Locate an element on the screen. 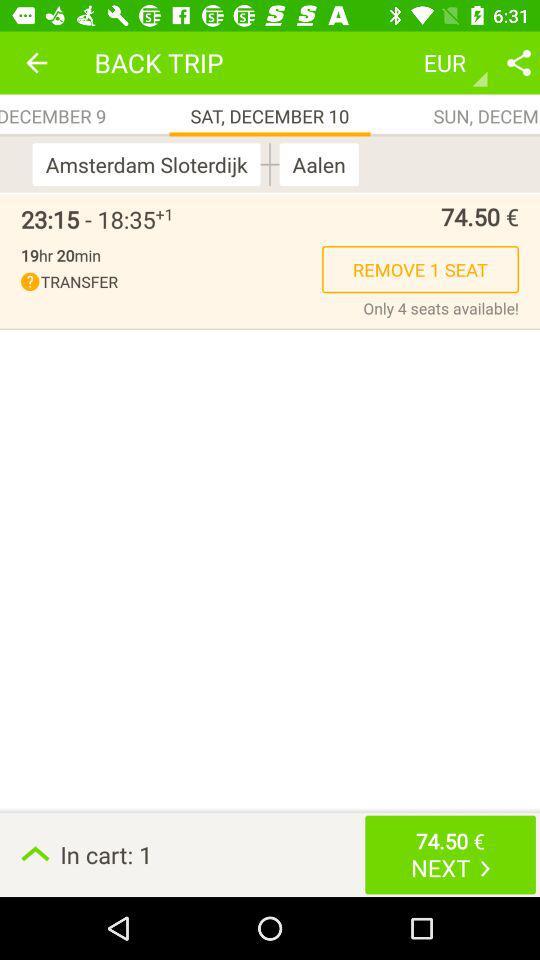 Image resolution: width=540 pixels, height=960 pixels. item to the left of the +1 icon is located at coordinates (87, 219).